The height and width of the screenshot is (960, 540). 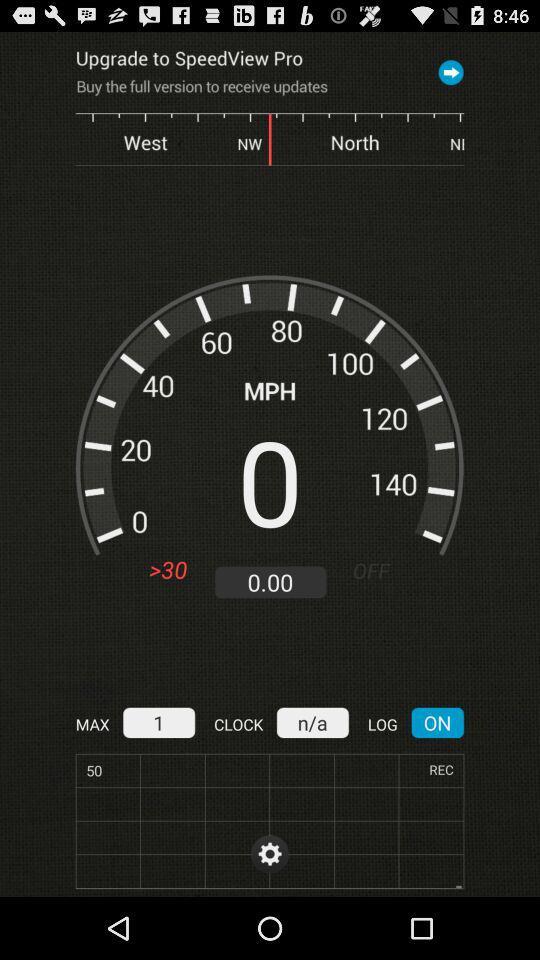 I want to click on off on the right, so click(x=379, y=570).